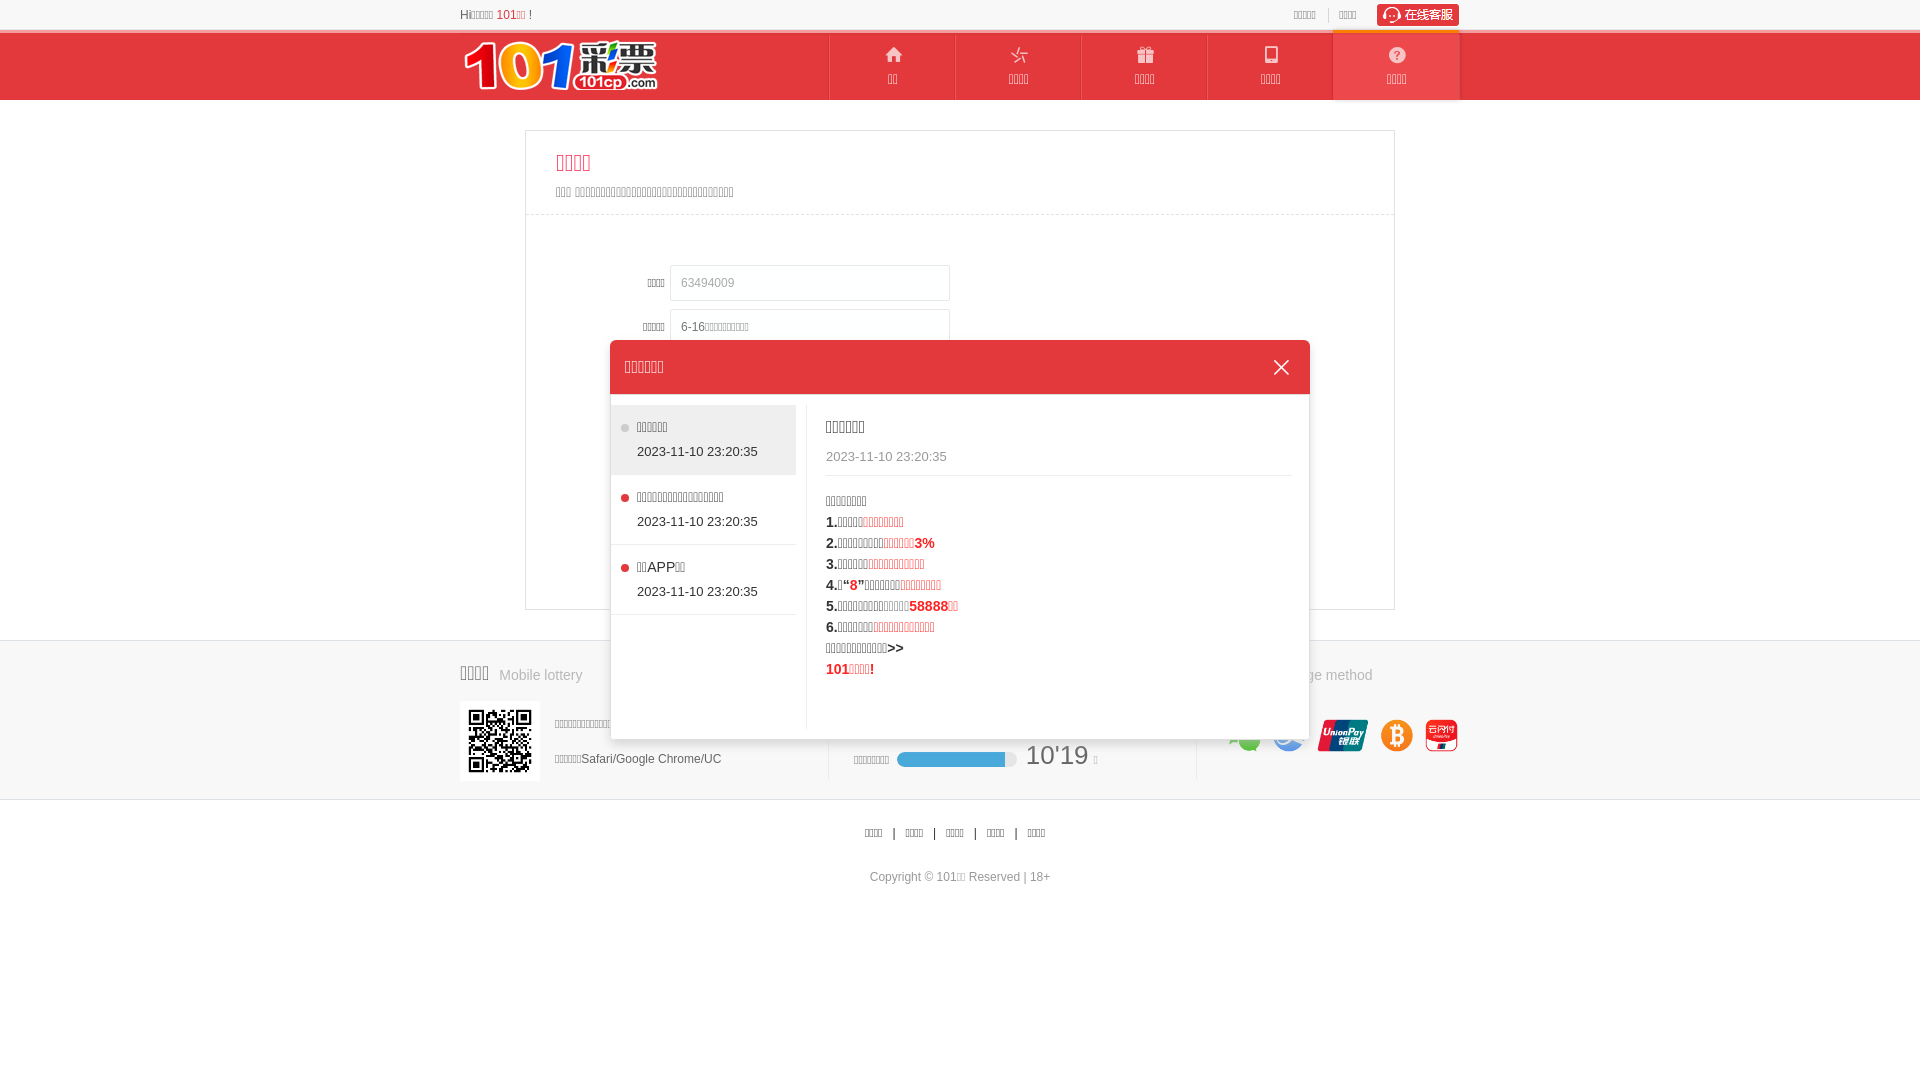  What do you see at coordinates (1013, 833) in the screenshot?
I see `'|'` at bounding box center [1013, 833].